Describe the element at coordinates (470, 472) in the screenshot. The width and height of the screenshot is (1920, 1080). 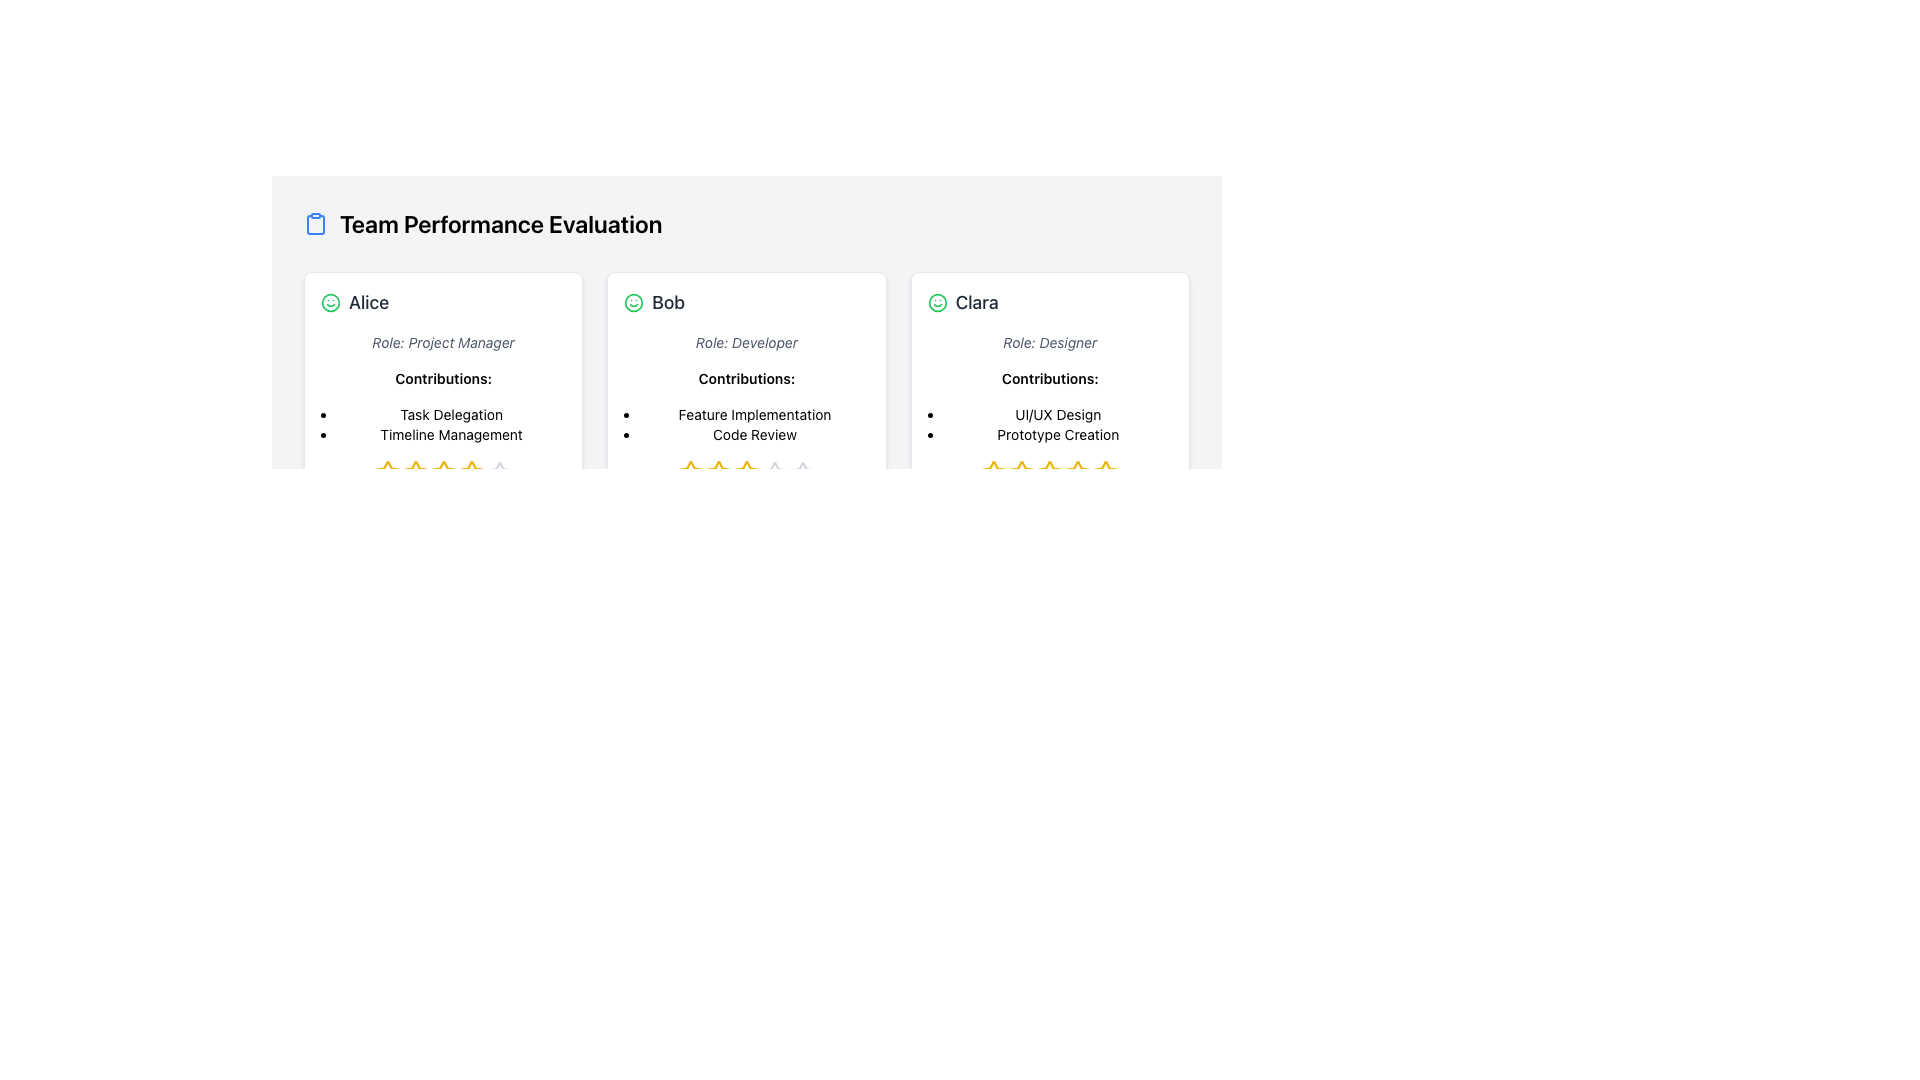
I see `the fourth star icon in the horizontal line of five stars to assign a rating for user Alice` at that location.